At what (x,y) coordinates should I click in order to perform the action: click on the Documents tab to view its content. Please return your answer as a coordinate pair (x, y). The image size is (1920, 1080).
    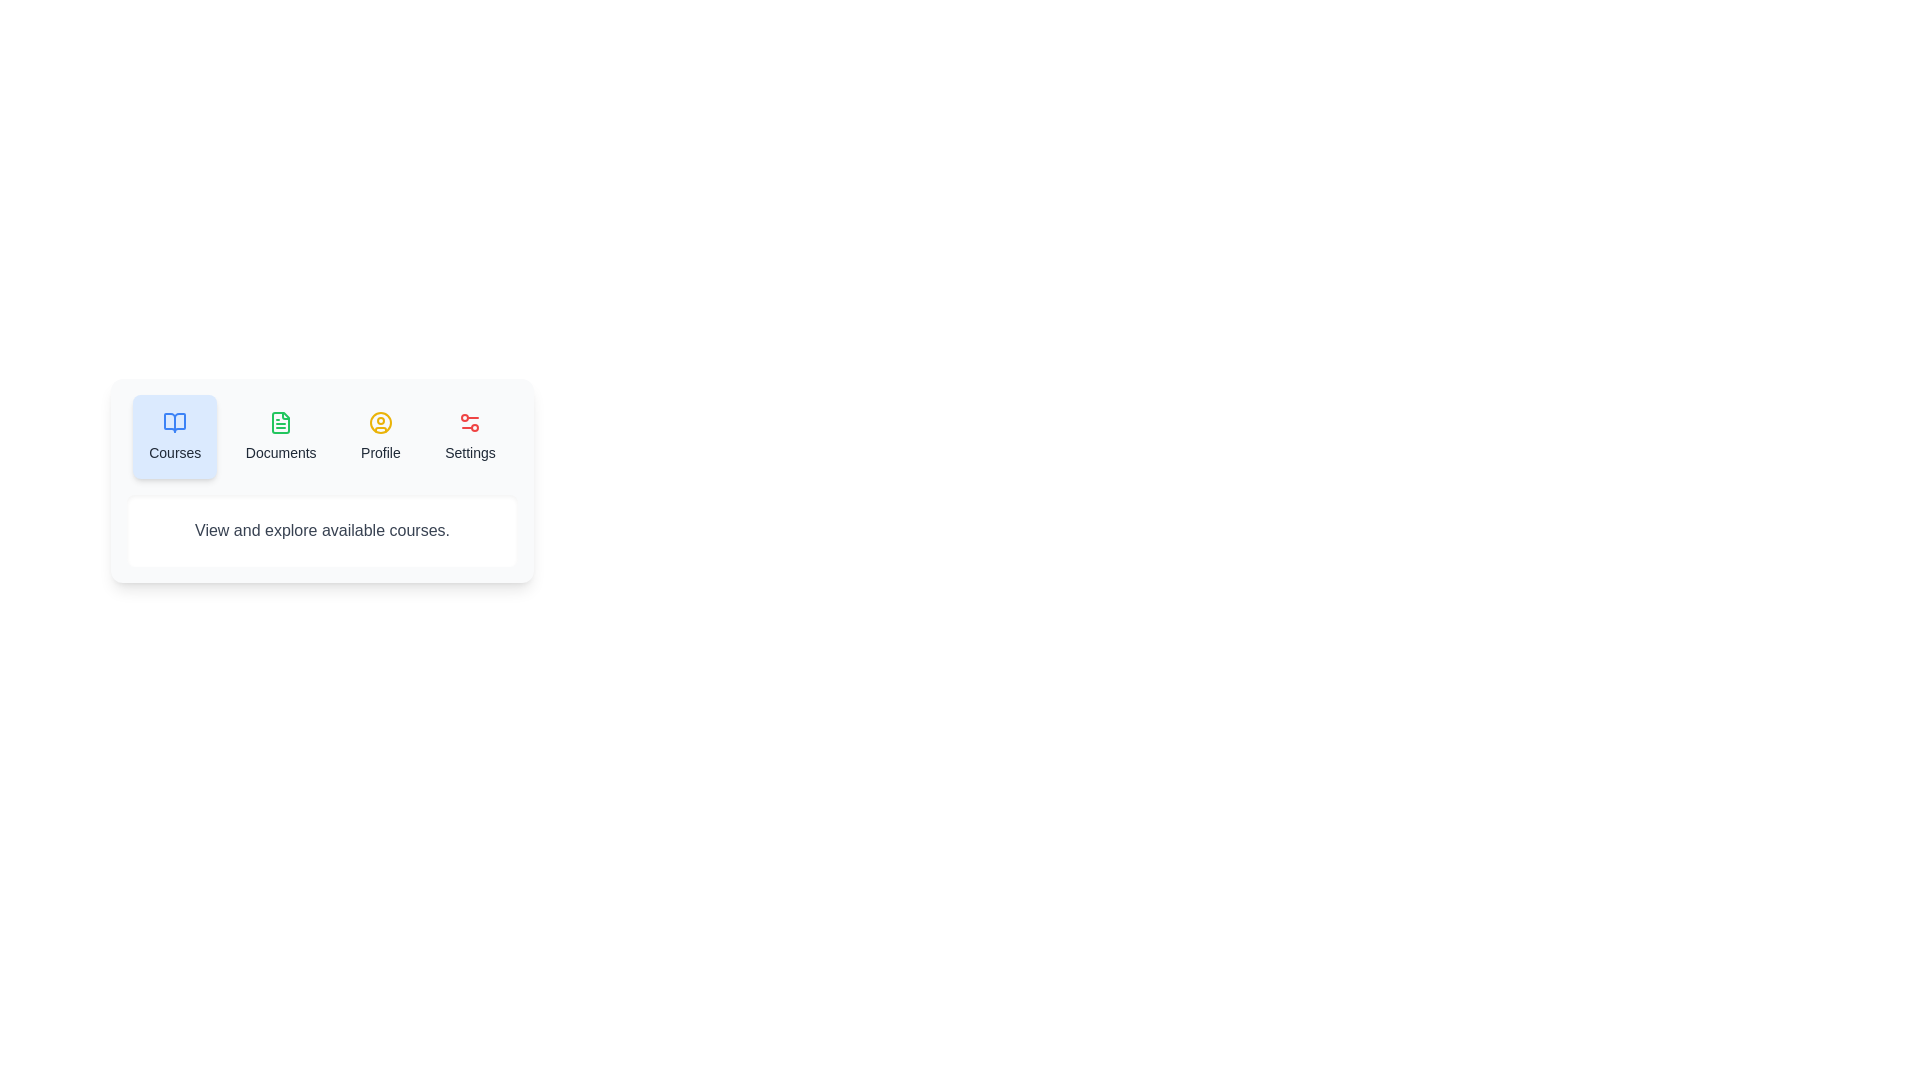
    Looking at the image, I should click on (280, 435).